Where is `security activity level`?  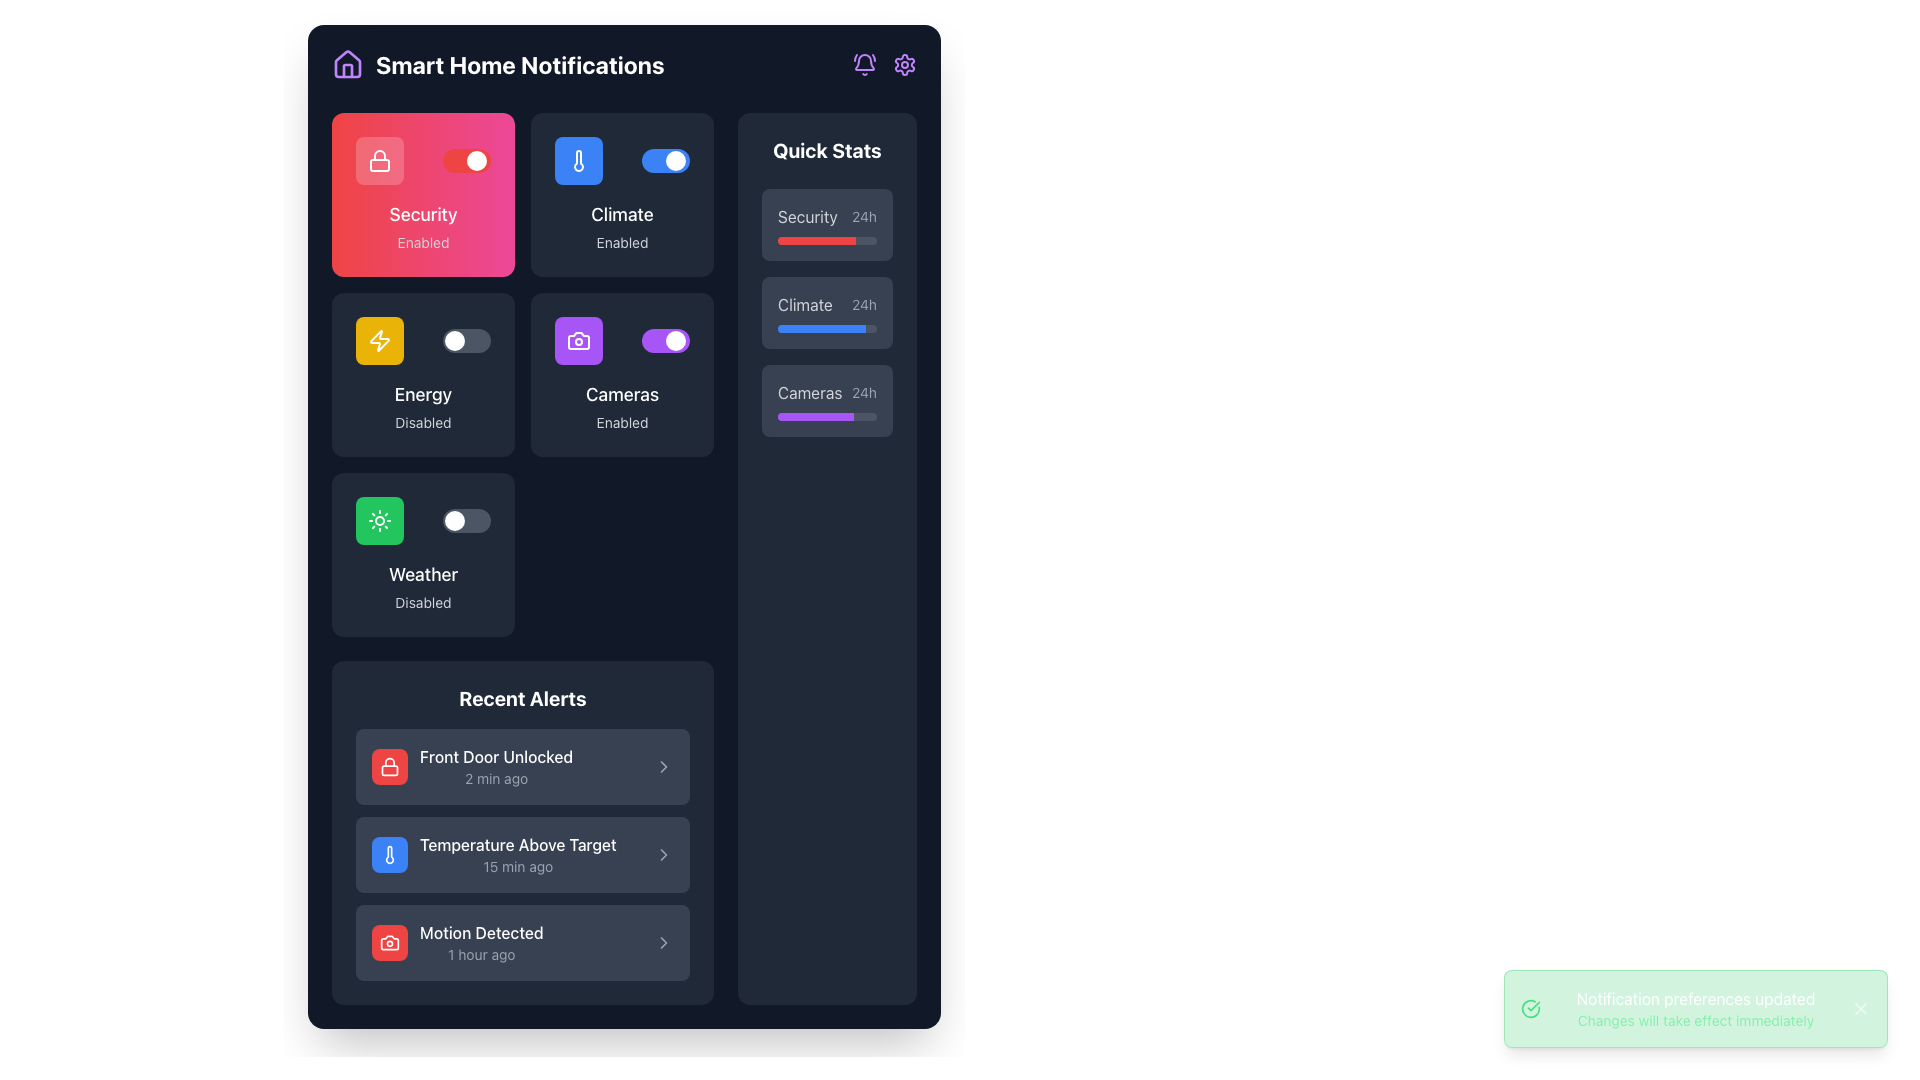 security activity level is located at coordinates (846, 239).